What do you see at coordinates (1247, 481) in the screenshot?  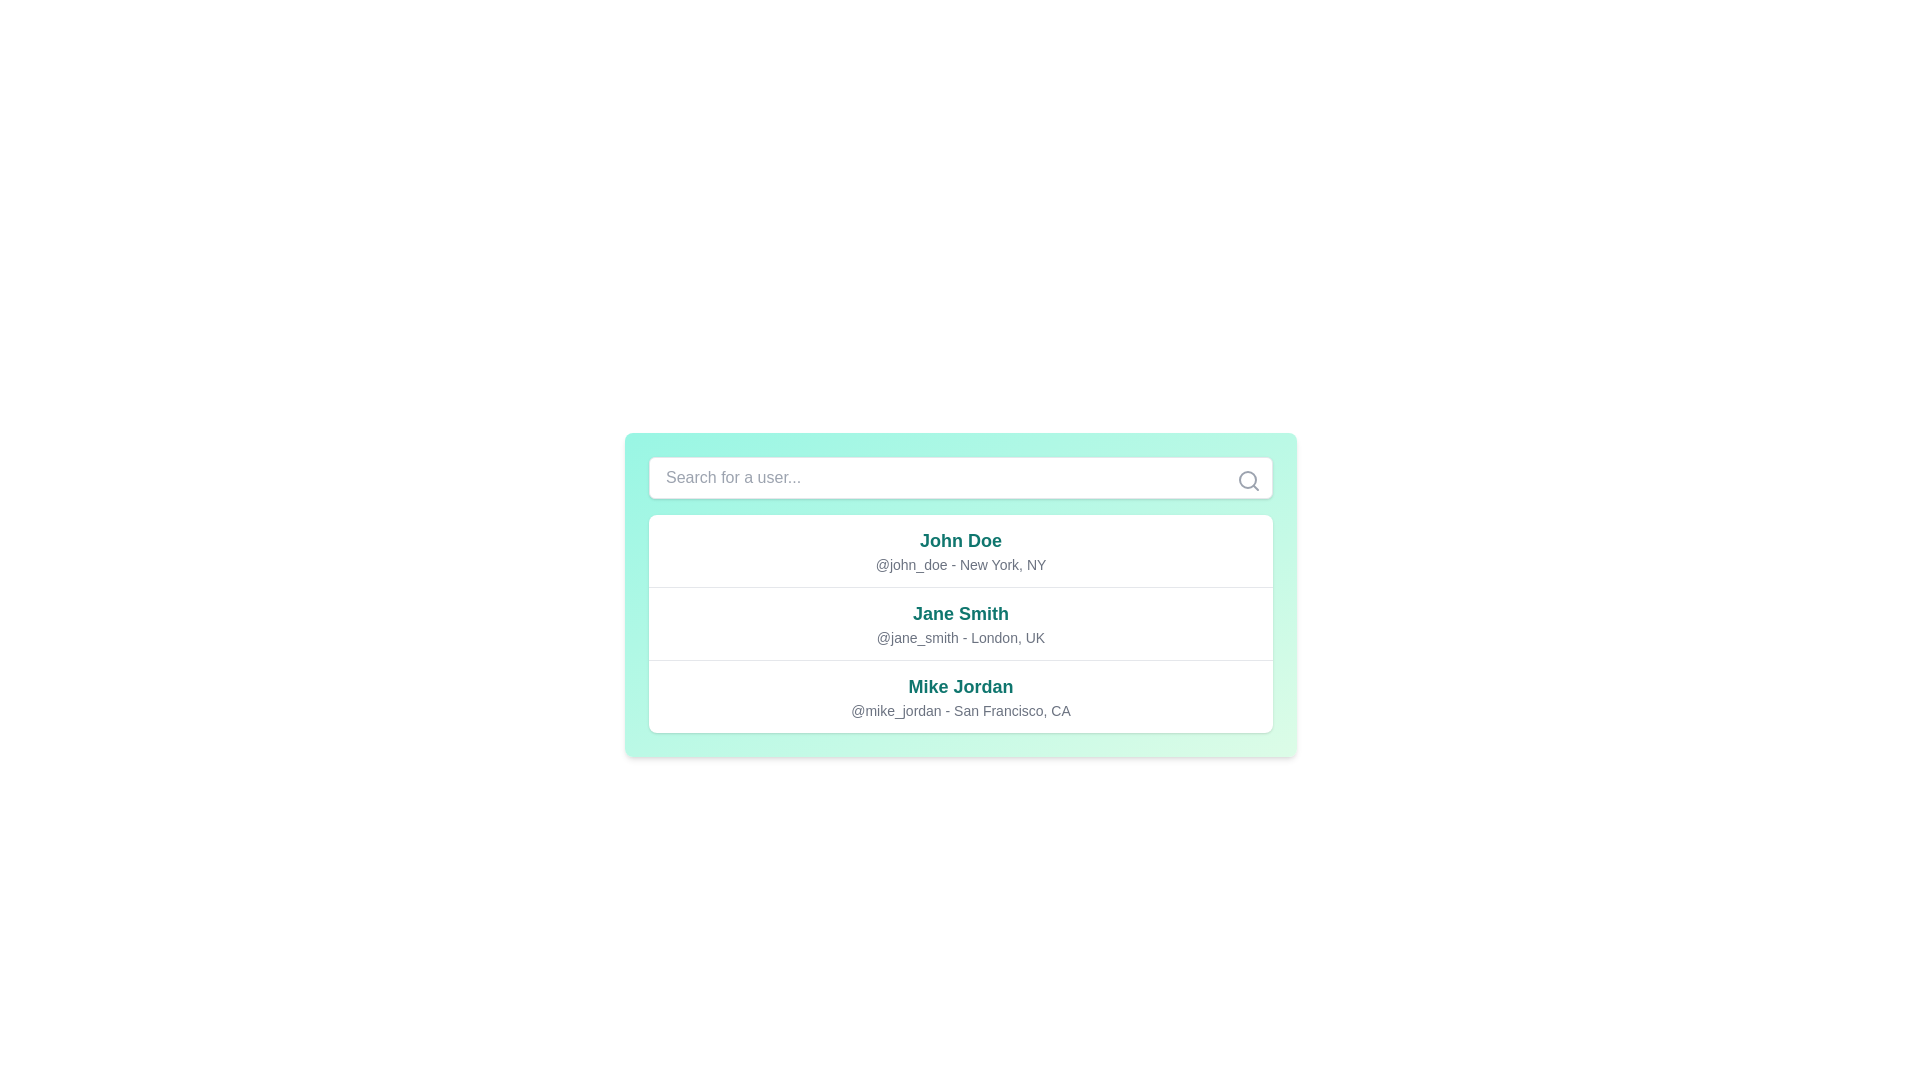 I see `the search icon located at the top right corner of the search bar, which visually indicates the search function for users to input text` at bounding box center [1247, 481].